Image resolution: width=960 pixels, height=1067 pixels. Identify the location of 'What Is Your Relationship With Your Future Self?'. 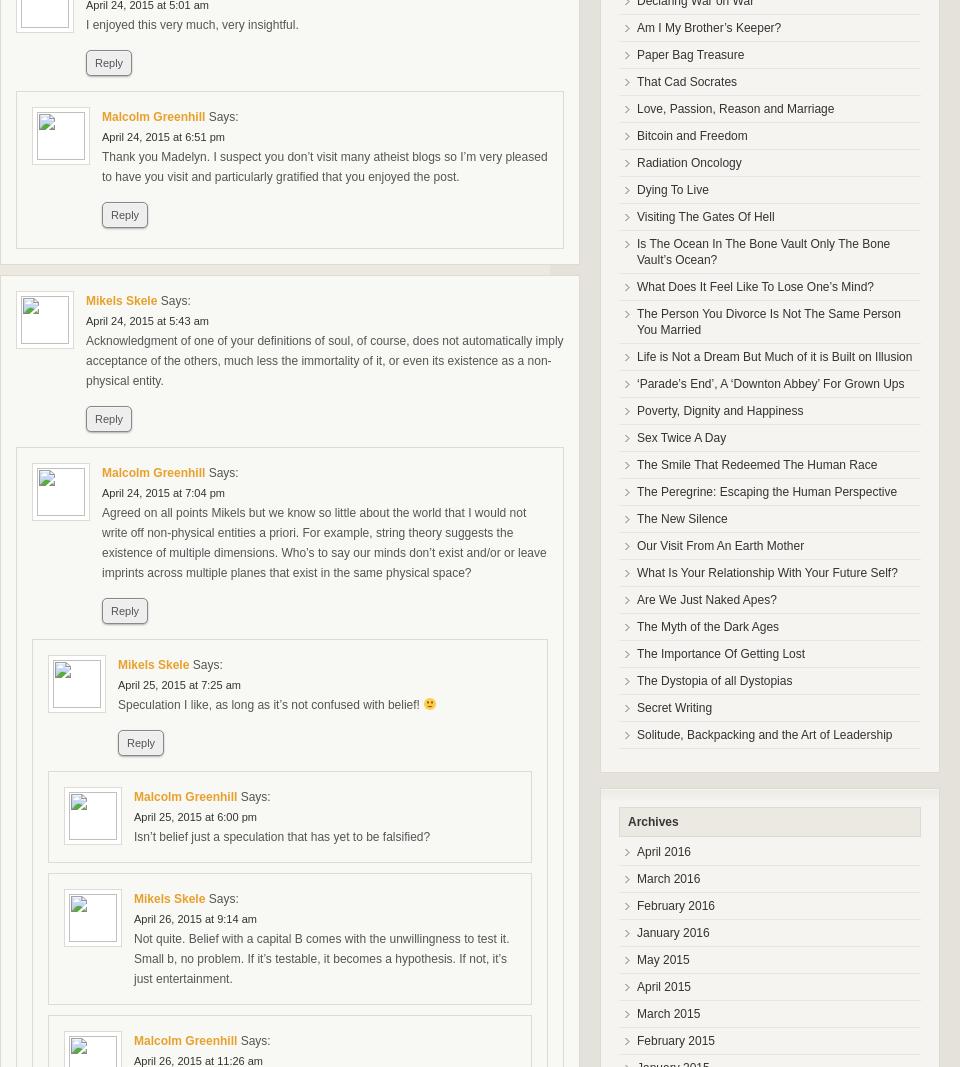
(635, 572).